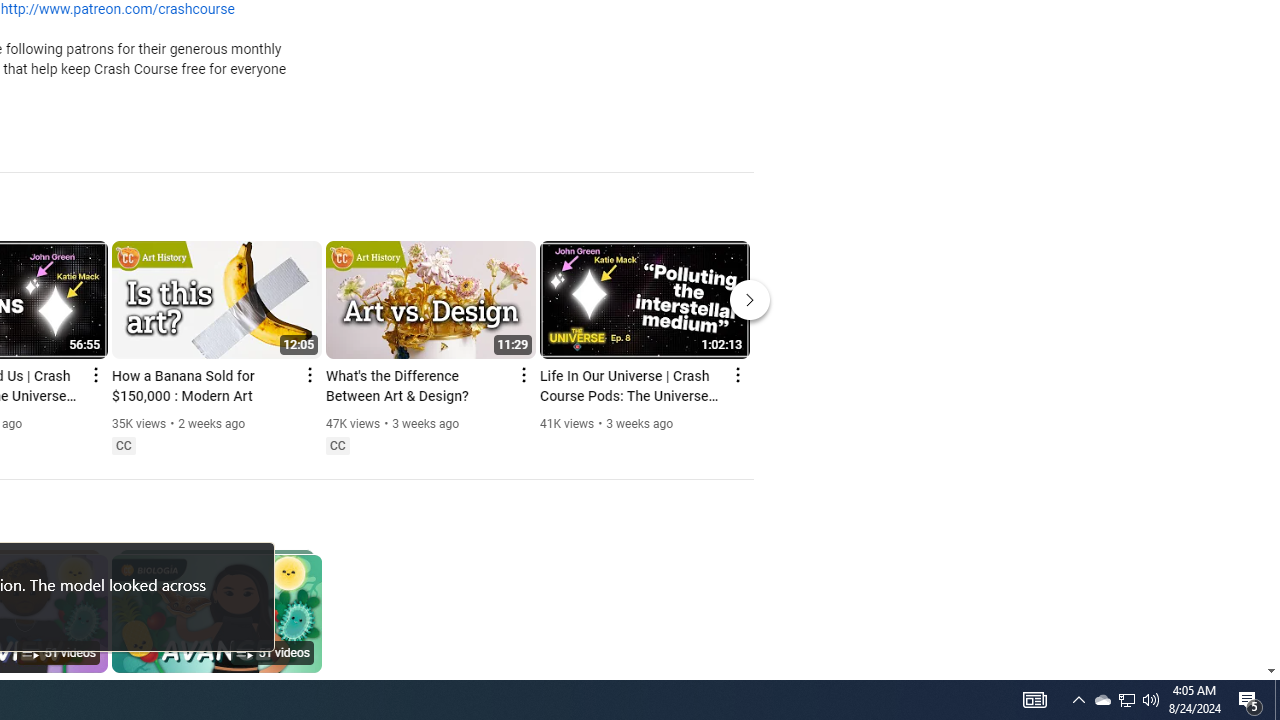 This screenshot has height=720, width=1280. Describe the element at coordinates (116, 10) in the screenshot. I see `'http://www.patreon.com/crashcourse'` at that location.